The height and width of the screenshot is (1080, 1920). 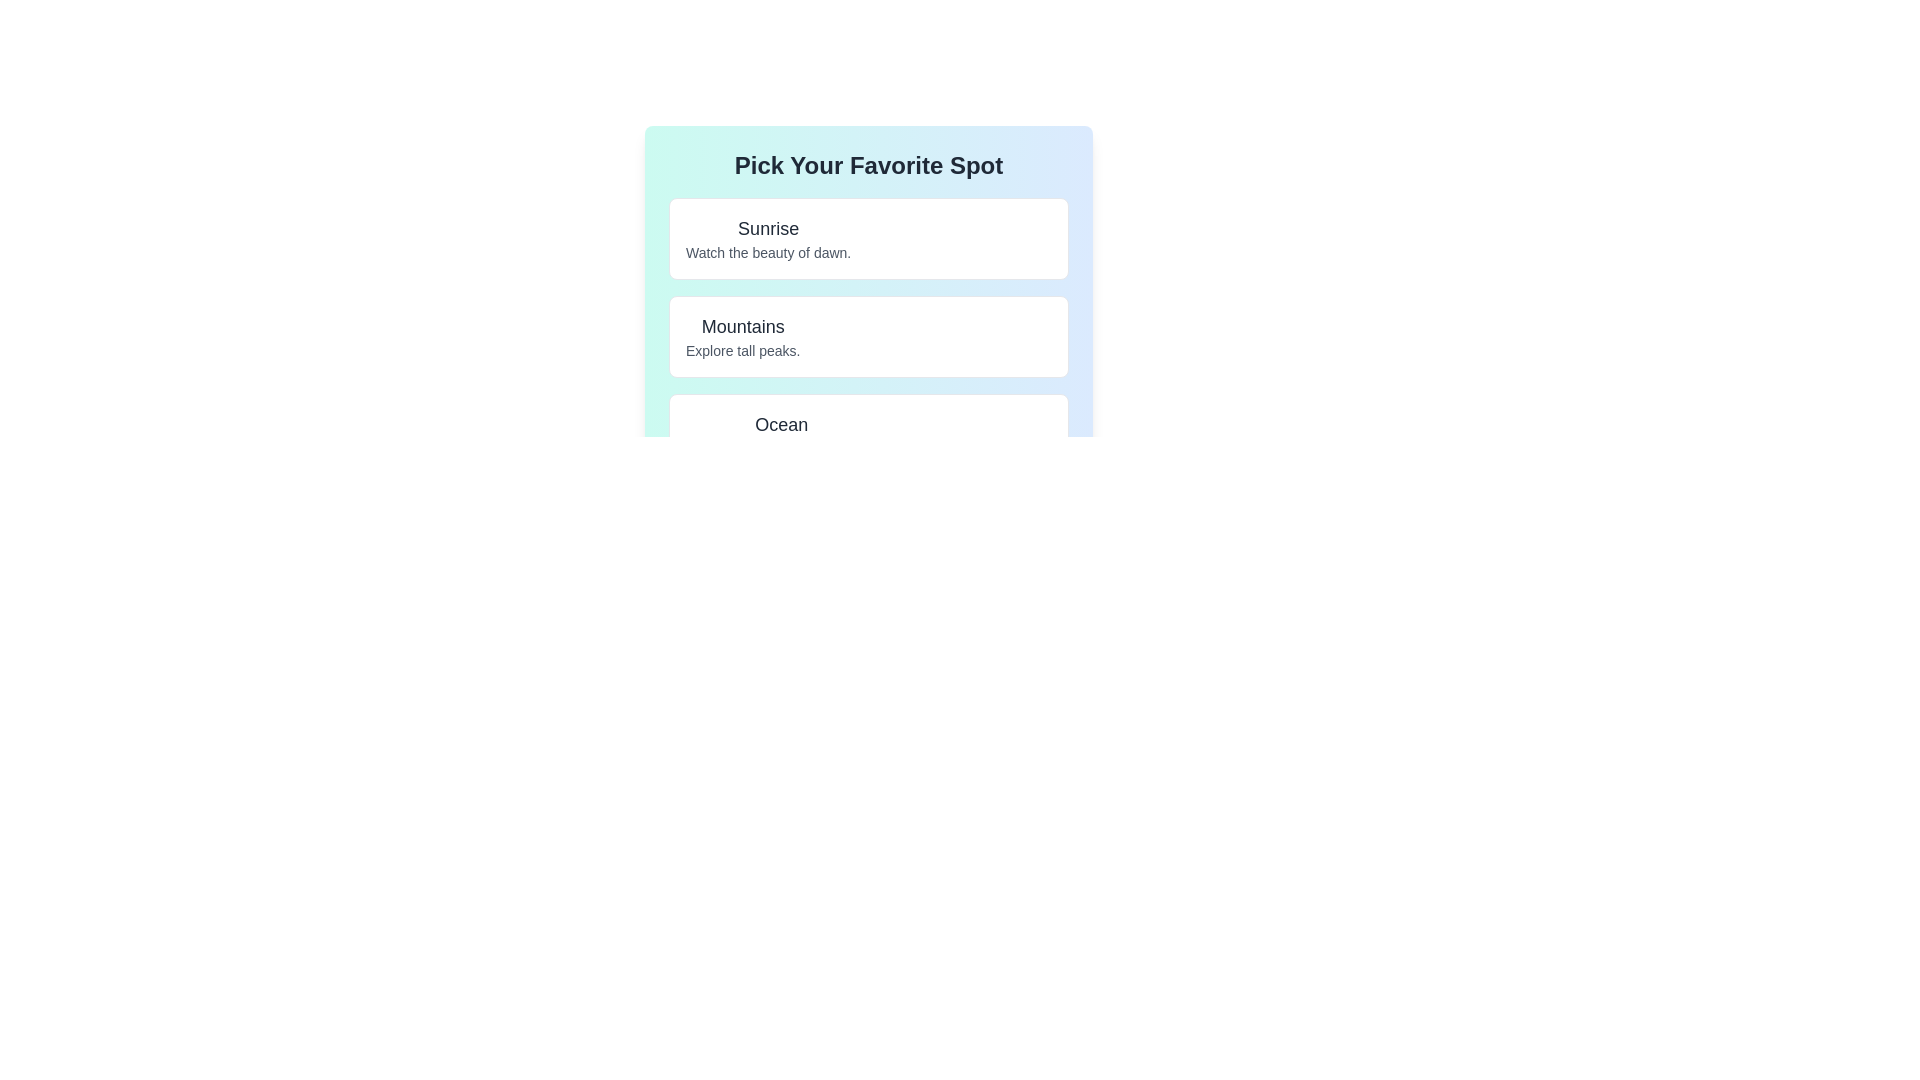 I want to click on the text label that reads 'Watch the beauty of dawn.', which is styled in a smaller, lighter font and is positioned directly beneath the 'Sunrise' heading in the first selection box, so click(x=767, y=252).